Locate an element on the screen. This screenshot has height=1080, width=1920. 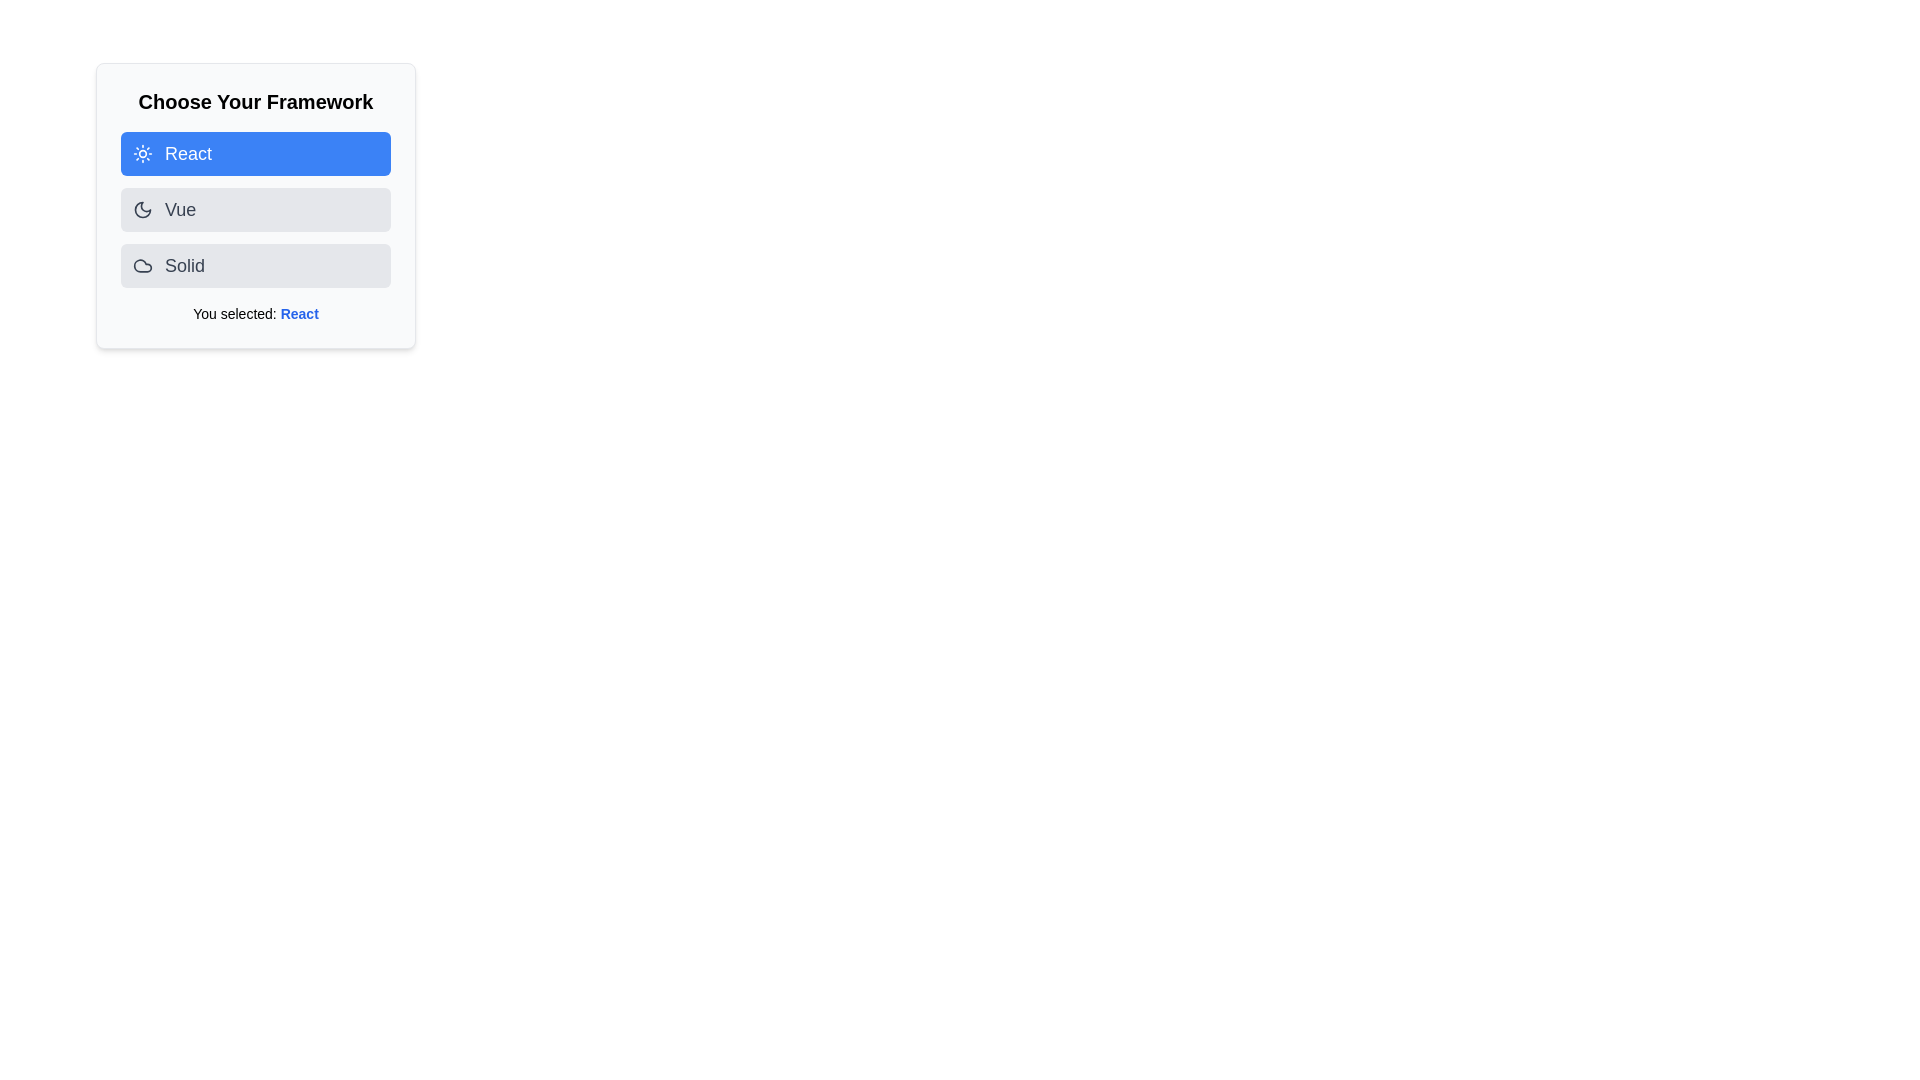
the cloud-shaped icon in the third button slot labeled 'Solid' is located at coordinates (142, 265).